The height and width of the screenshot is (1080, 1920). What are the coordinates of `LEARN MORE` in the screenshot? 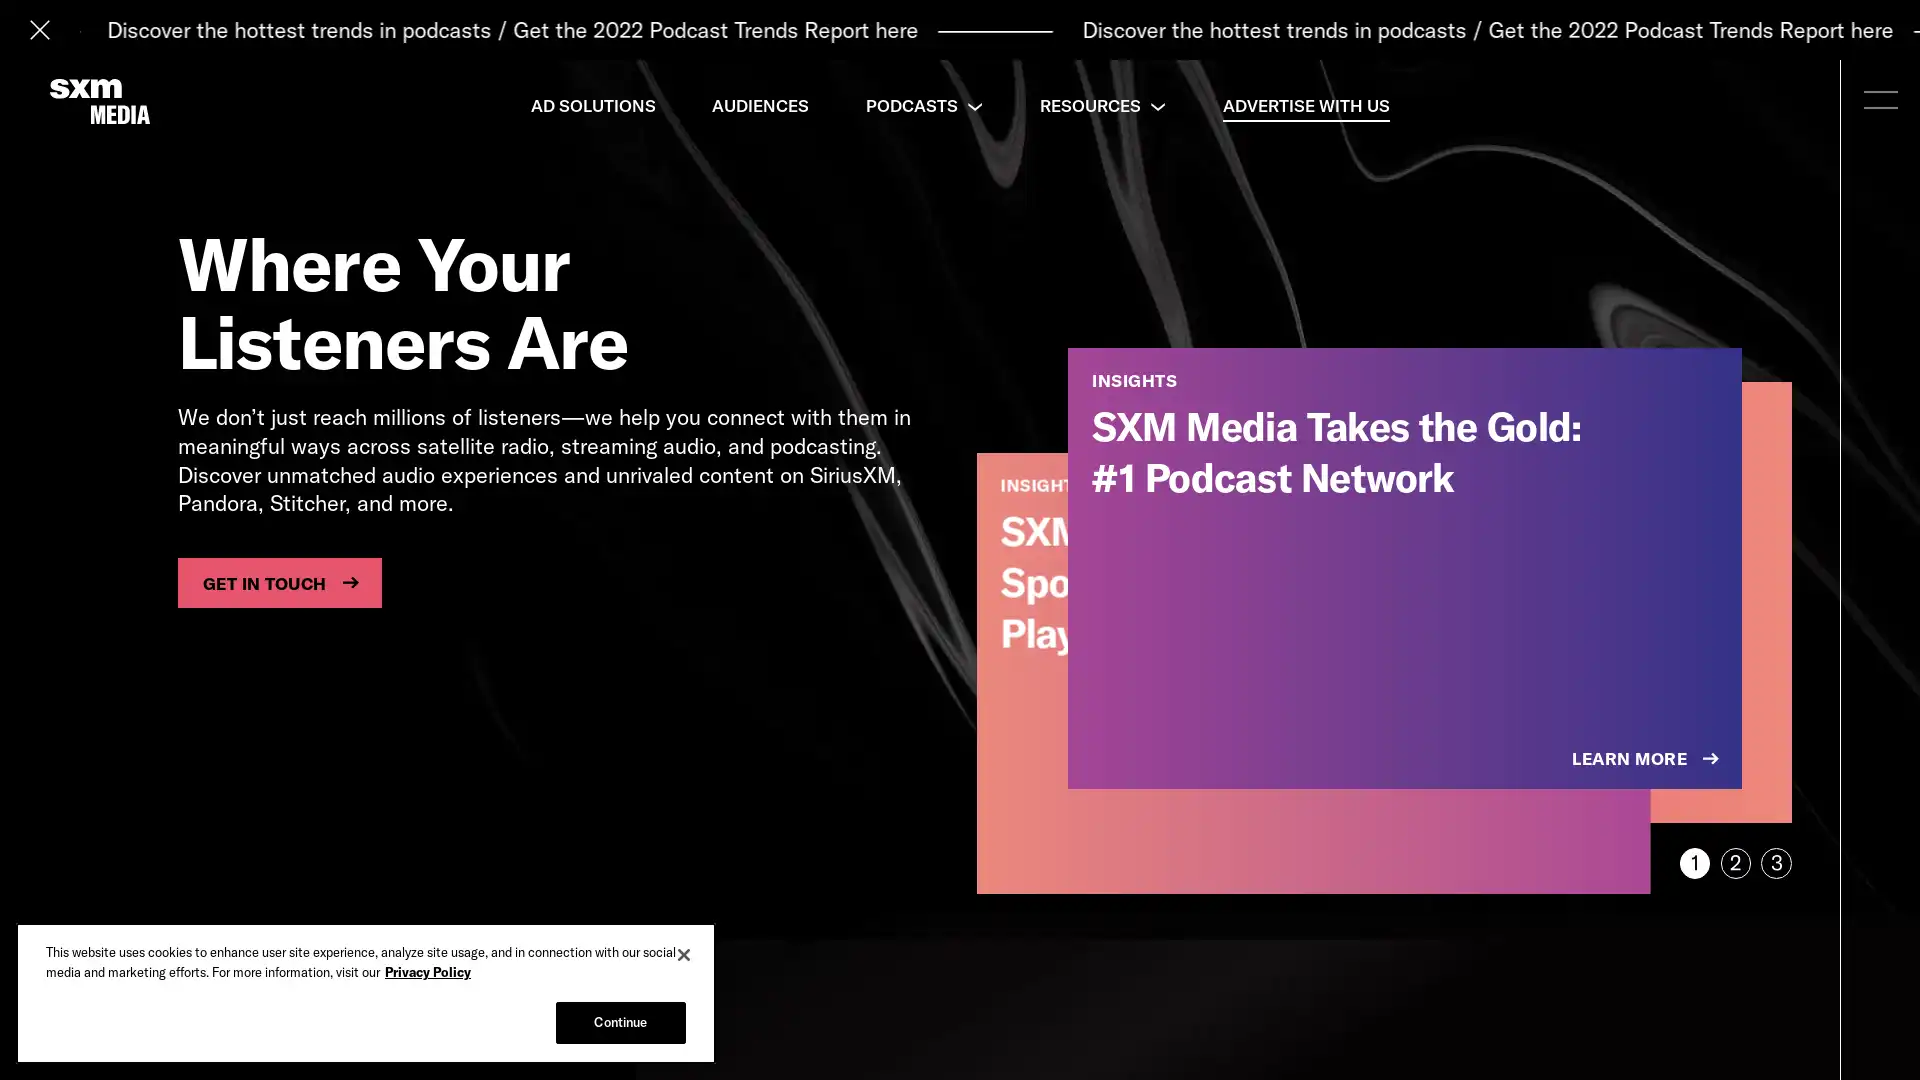 It's located at (1647, 759).